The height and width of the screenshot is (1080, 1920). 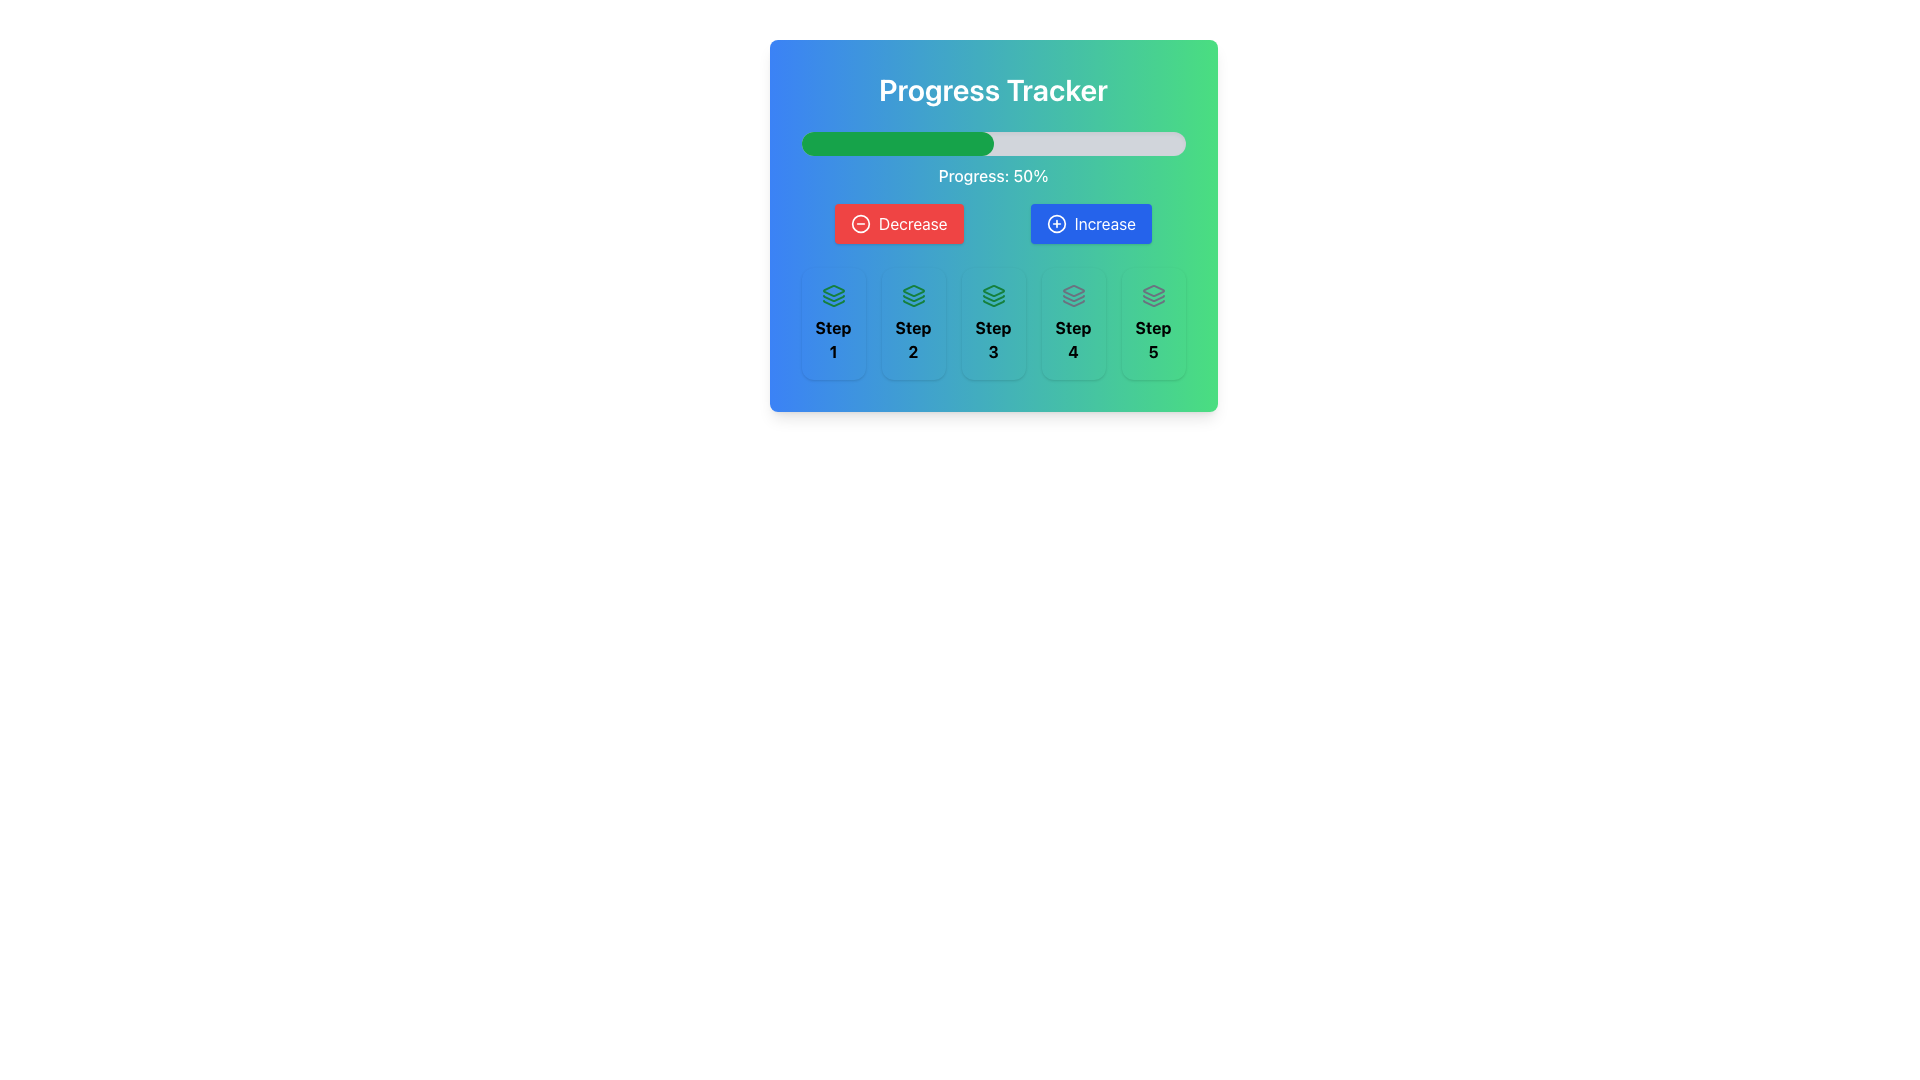 What do you see at coordinates (860, 223) in the screenshot?
I see `the circular vector graphic that represents a 'minus' symbol in the icon design, located to the left of the 'Decrease' button on the second row under the progress bar section` at bounding box center [860, 223].